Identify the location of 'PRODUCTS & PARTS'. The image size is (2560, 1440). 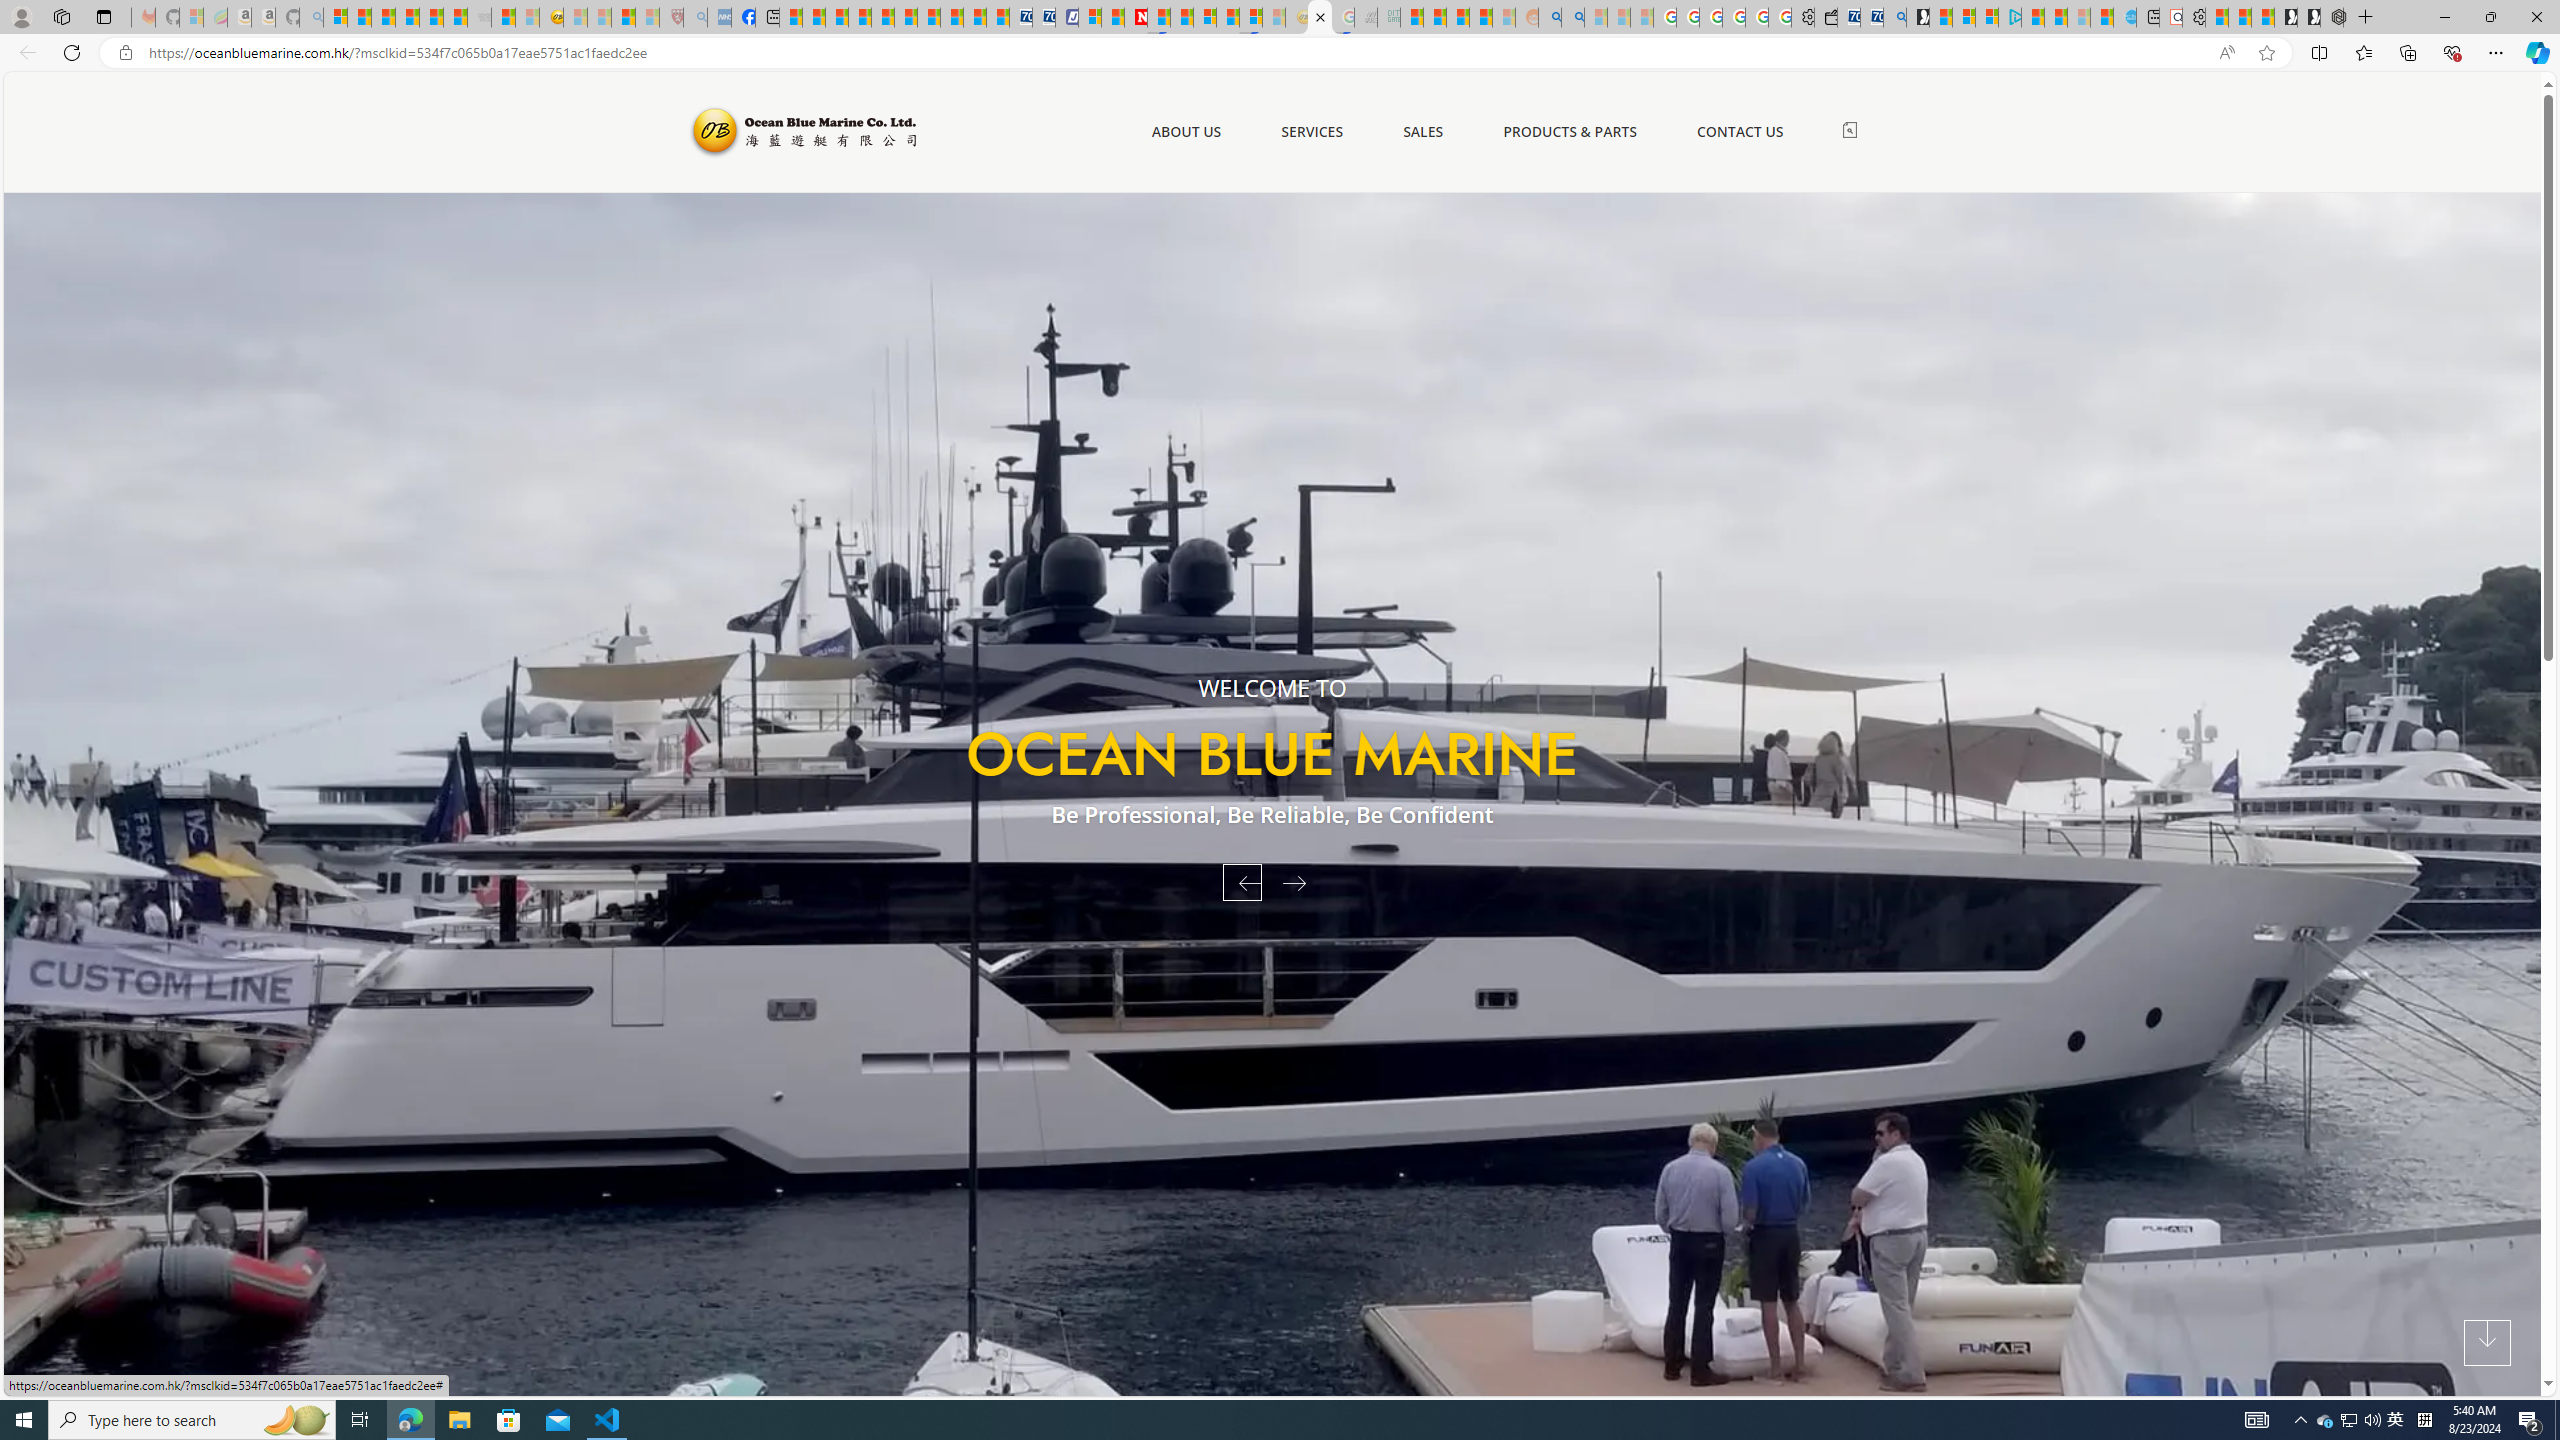
(1569, 130).